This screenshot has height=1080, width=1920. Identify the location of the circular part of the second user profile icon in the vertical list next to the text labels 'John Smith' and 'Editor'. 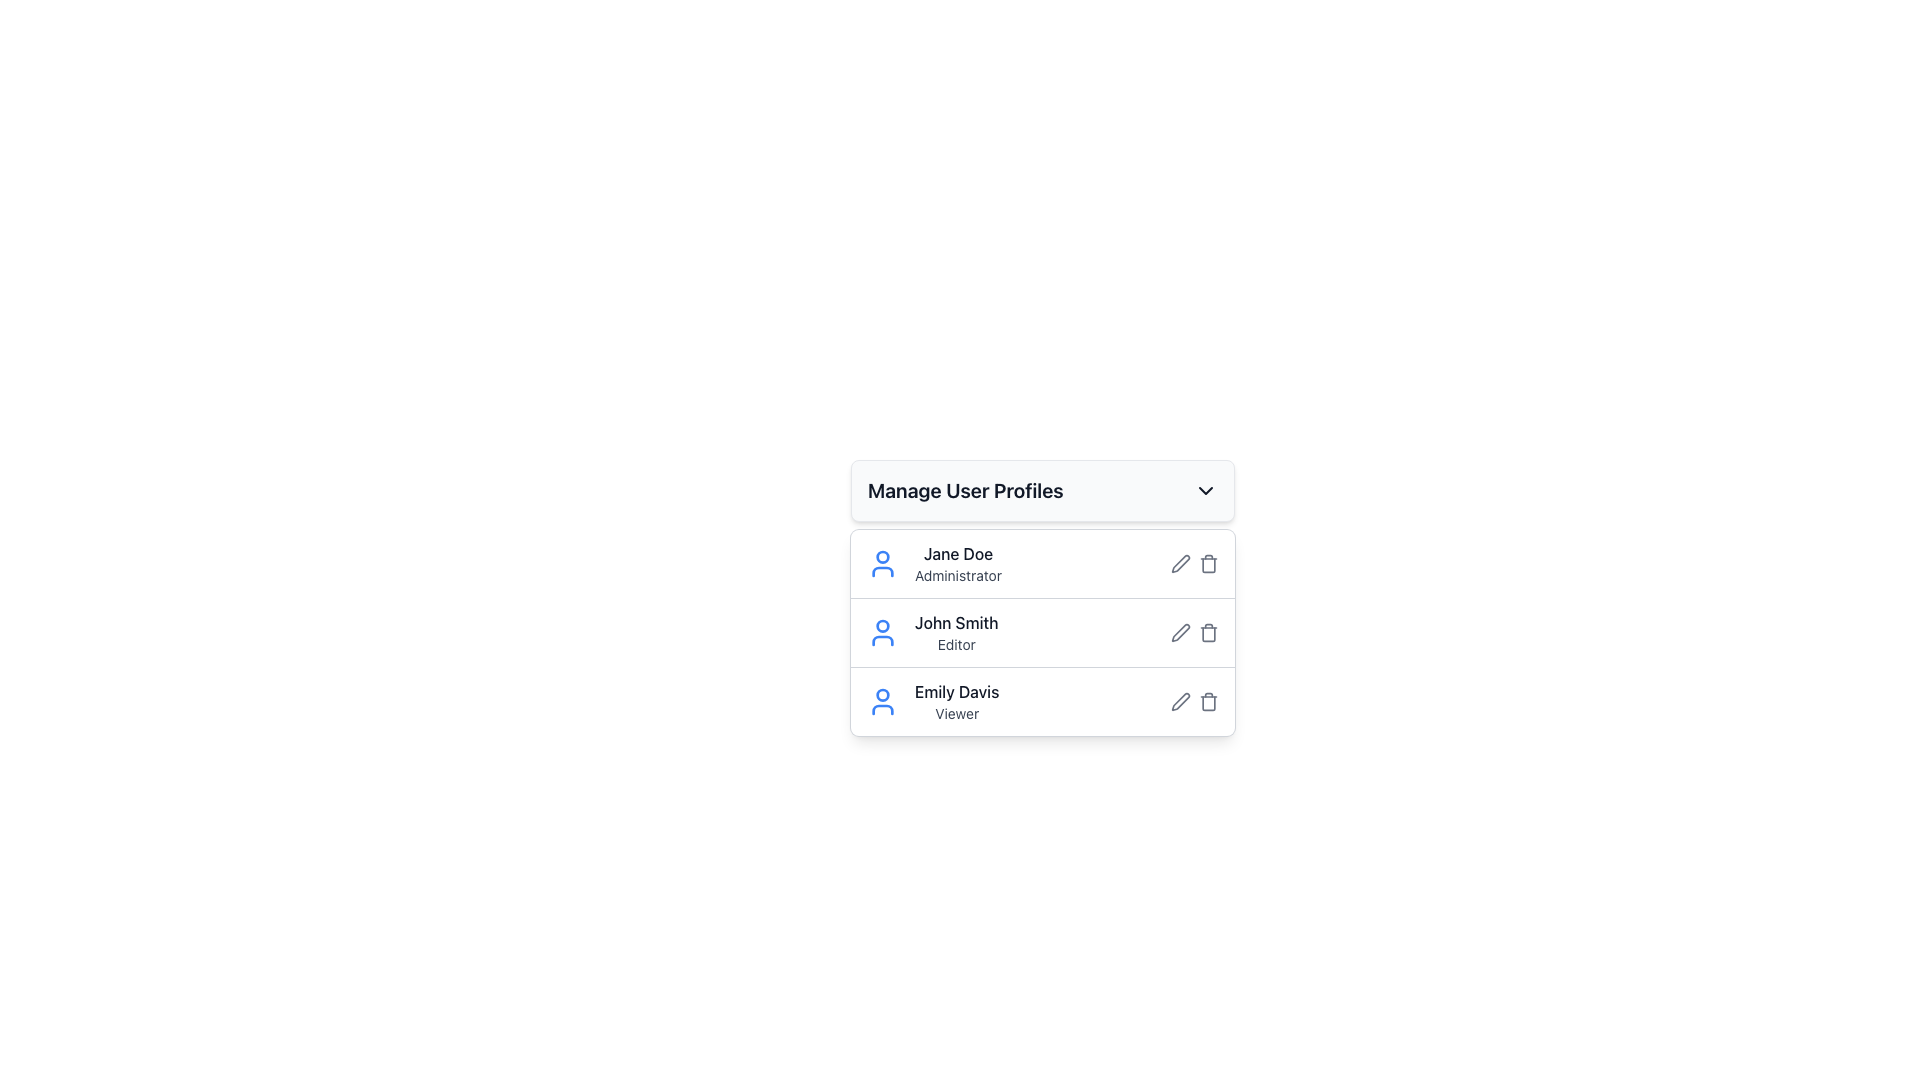
(882, 624).